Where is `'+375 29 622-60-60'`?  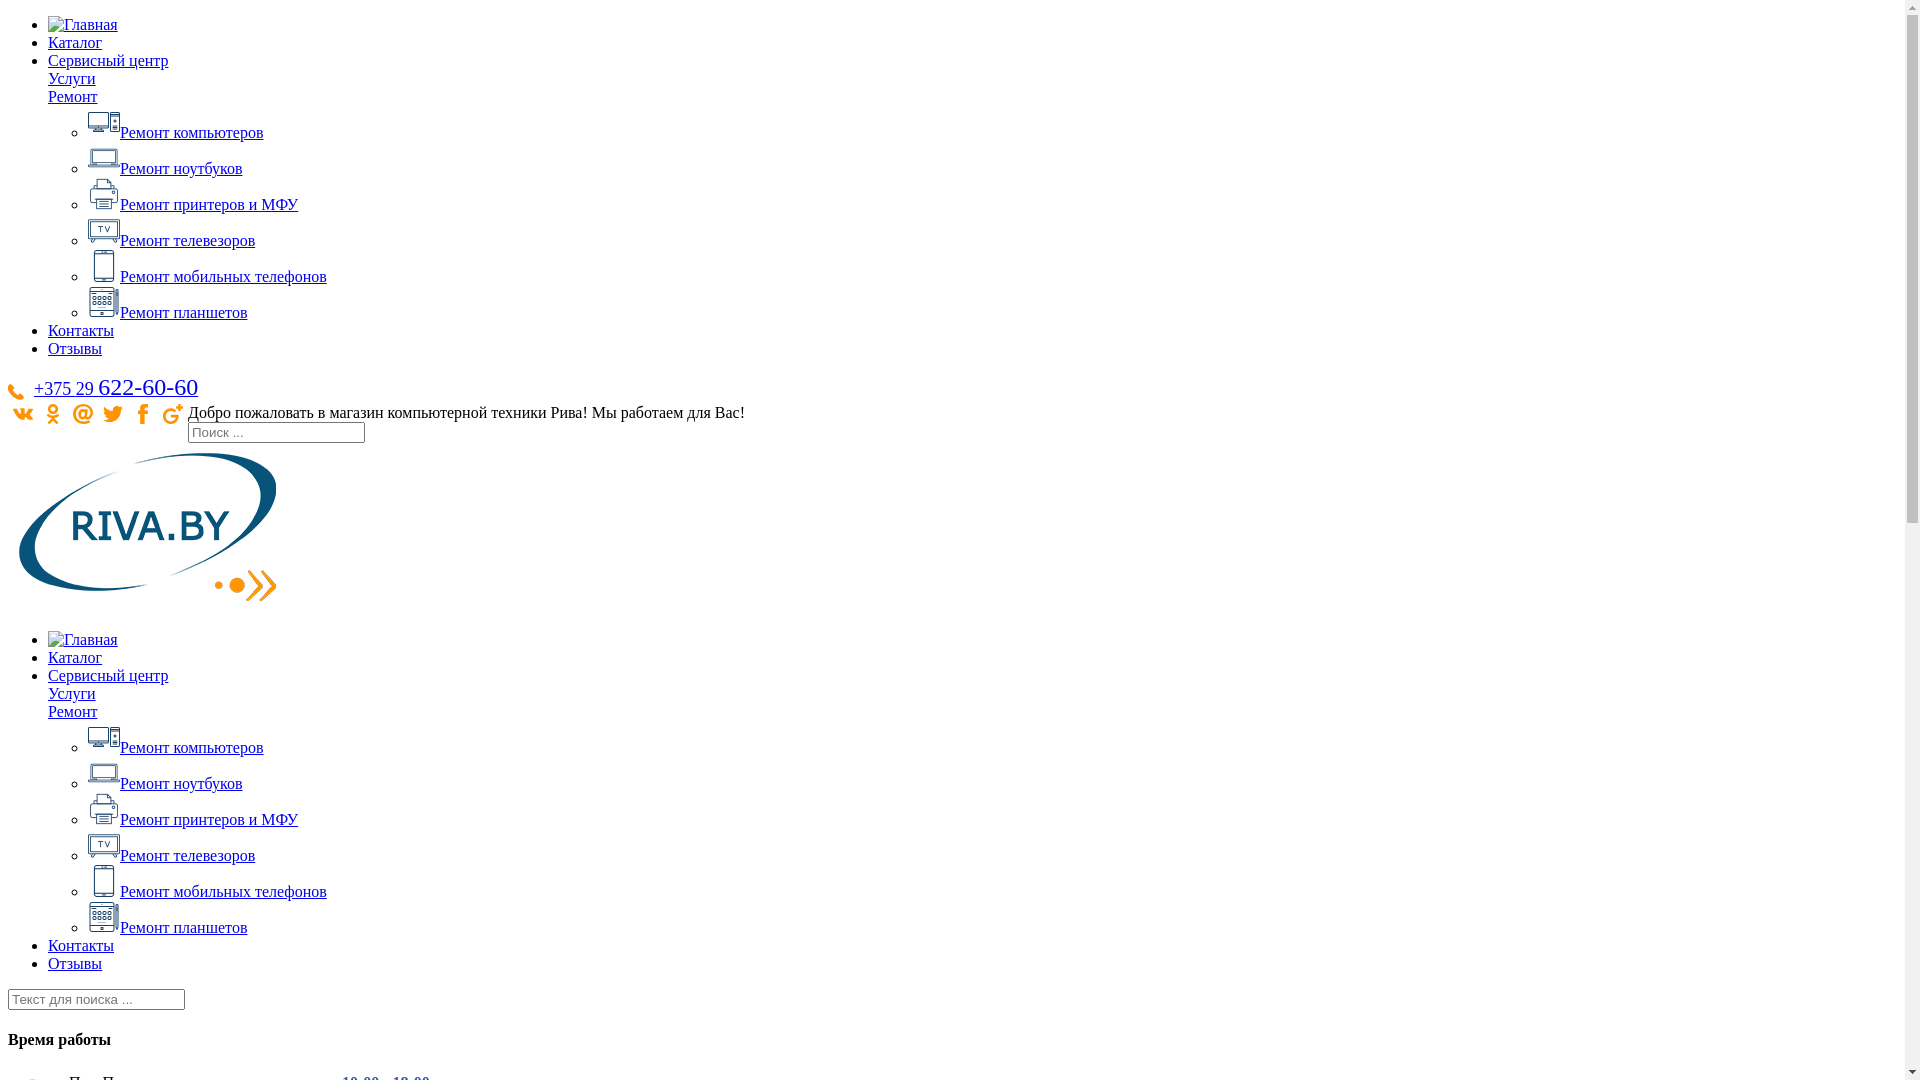
'+375 29 622-60-60' is located at coordinates (114, 387).